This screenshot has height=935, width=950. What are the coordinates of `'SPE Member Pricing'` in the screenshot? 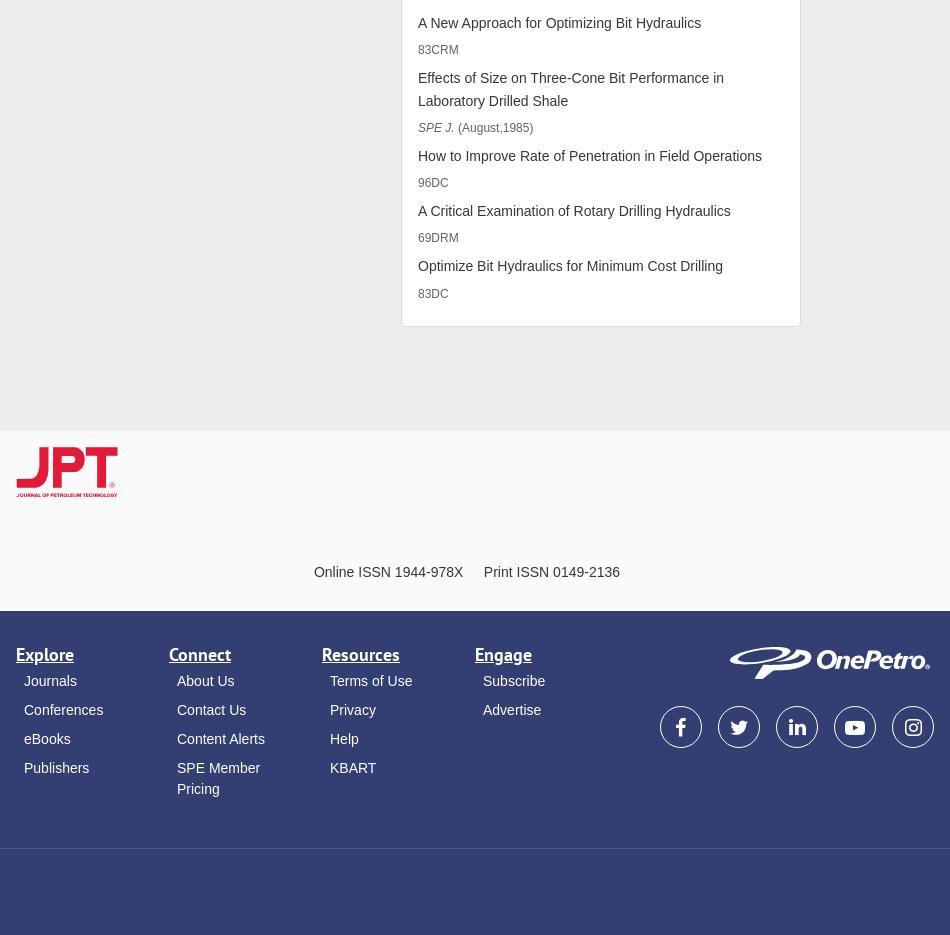 It's located at (218, 776).